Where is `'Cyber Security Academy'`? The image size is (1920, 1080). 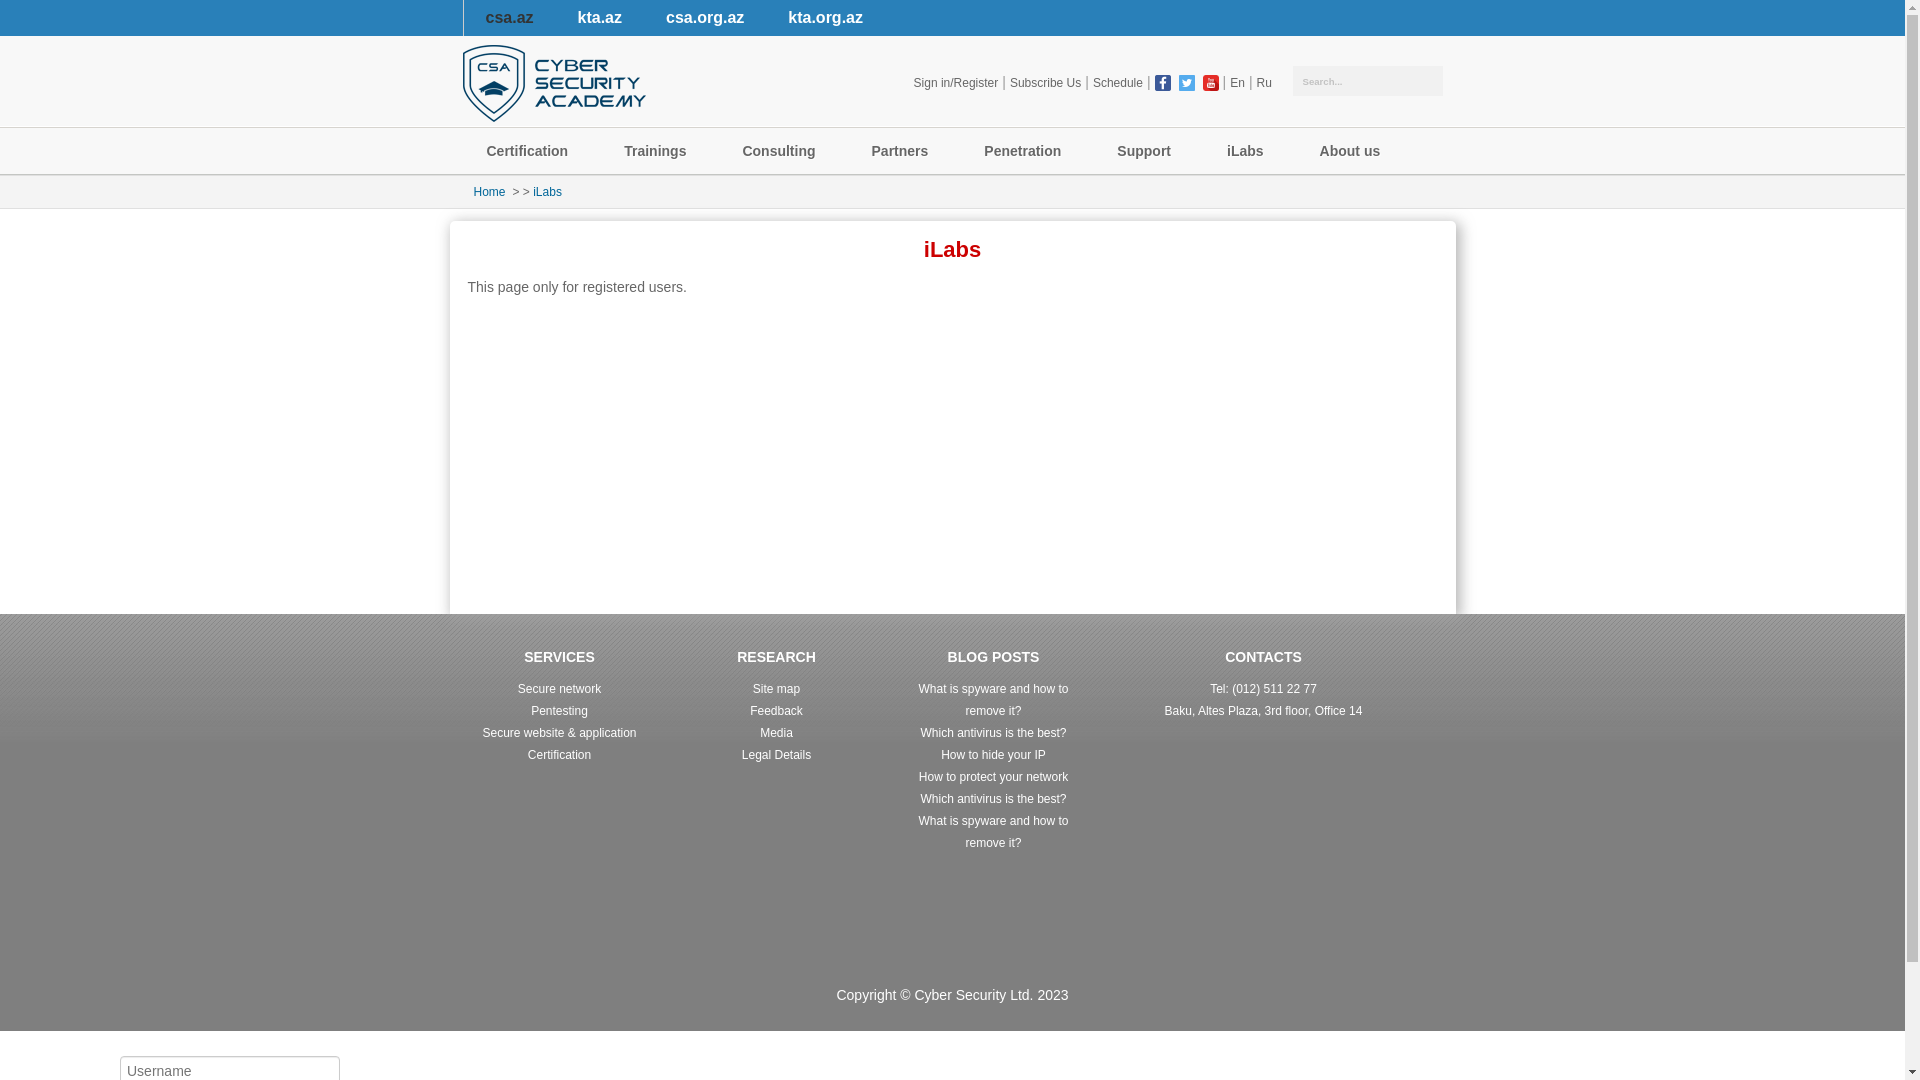 'Cyber Security Academy' is located at coordinates (553, 82).